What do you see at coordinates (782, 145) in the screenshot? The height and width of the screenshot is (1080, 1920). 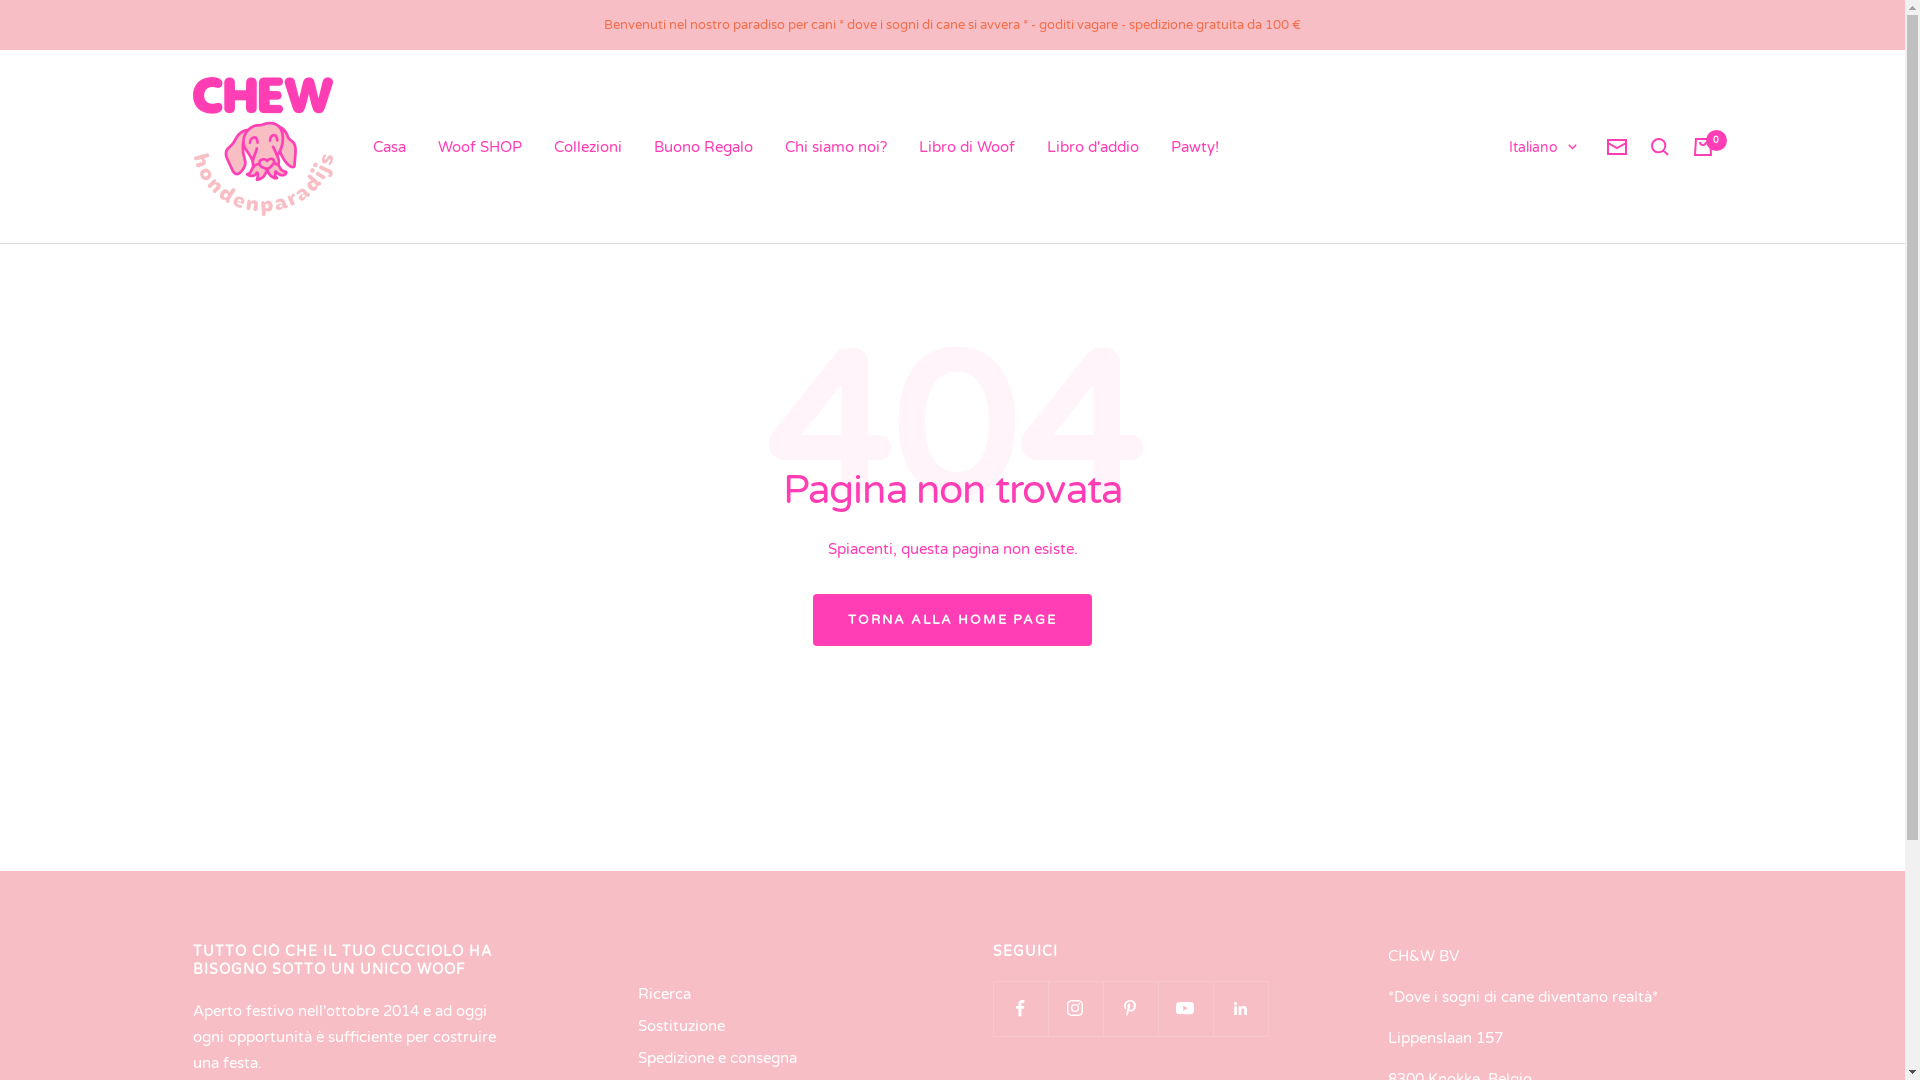 I see `'Chi siamo noi?'` at bounding box center [782, 145].